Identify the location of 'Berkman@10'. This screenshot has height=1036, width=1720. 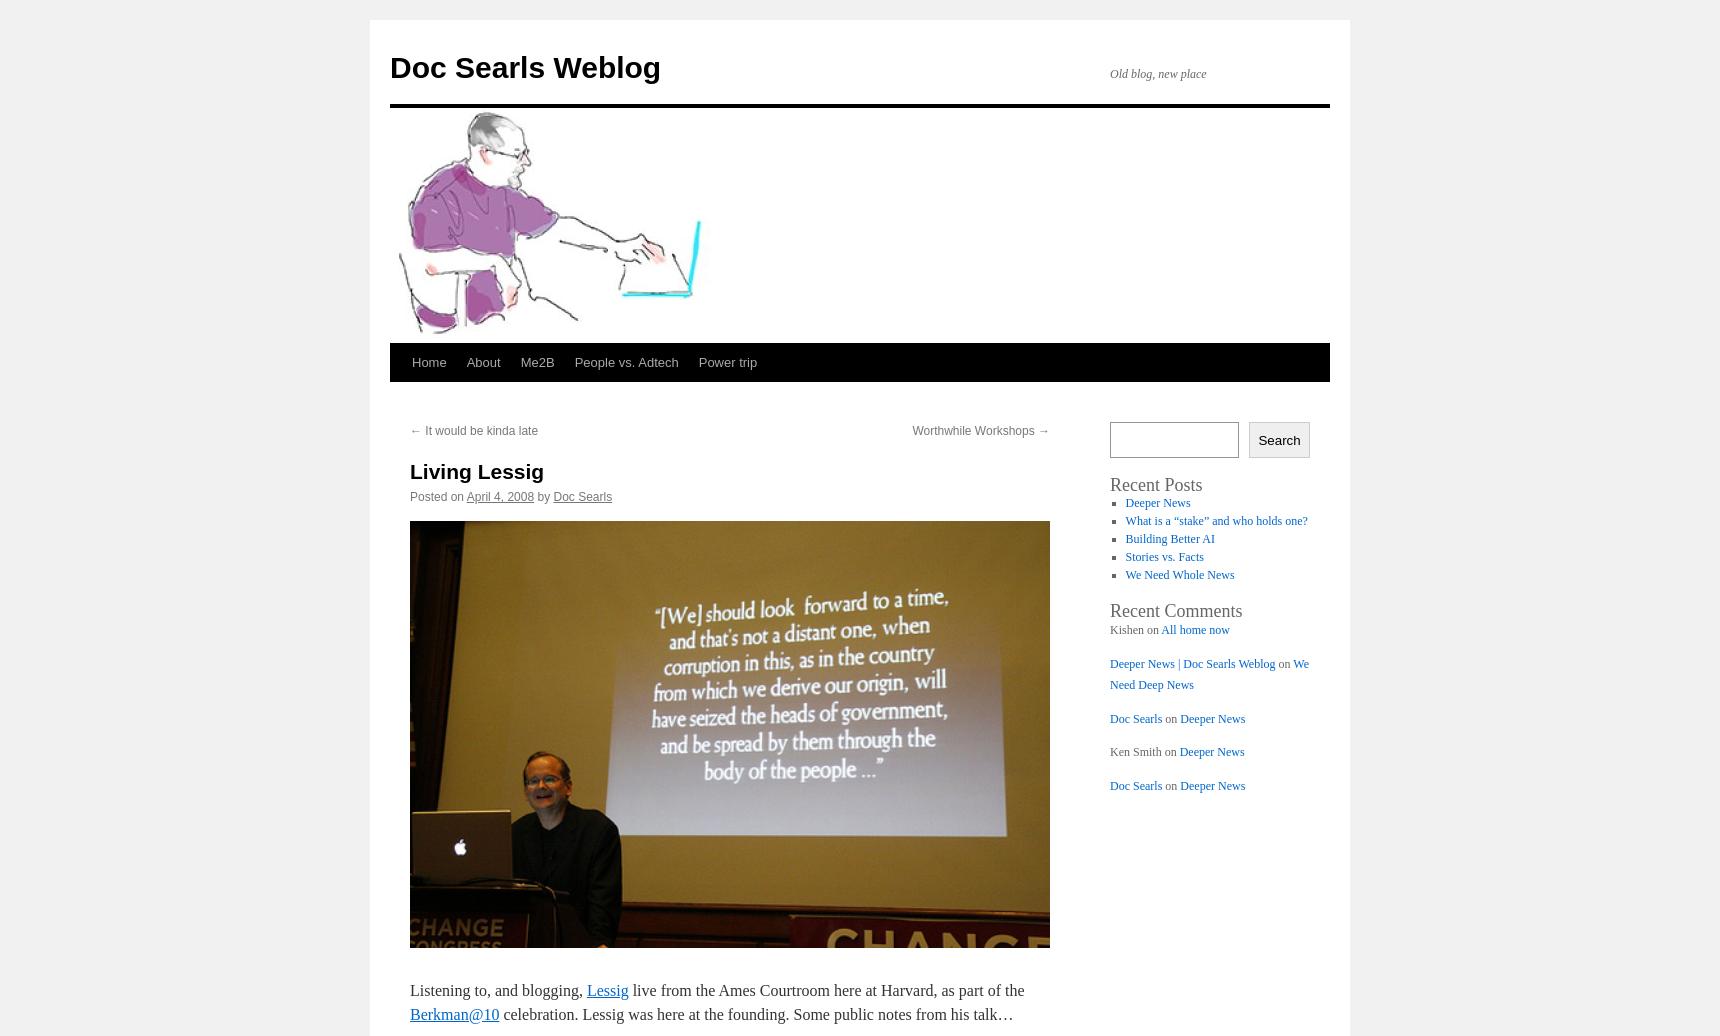
(453, 1013).